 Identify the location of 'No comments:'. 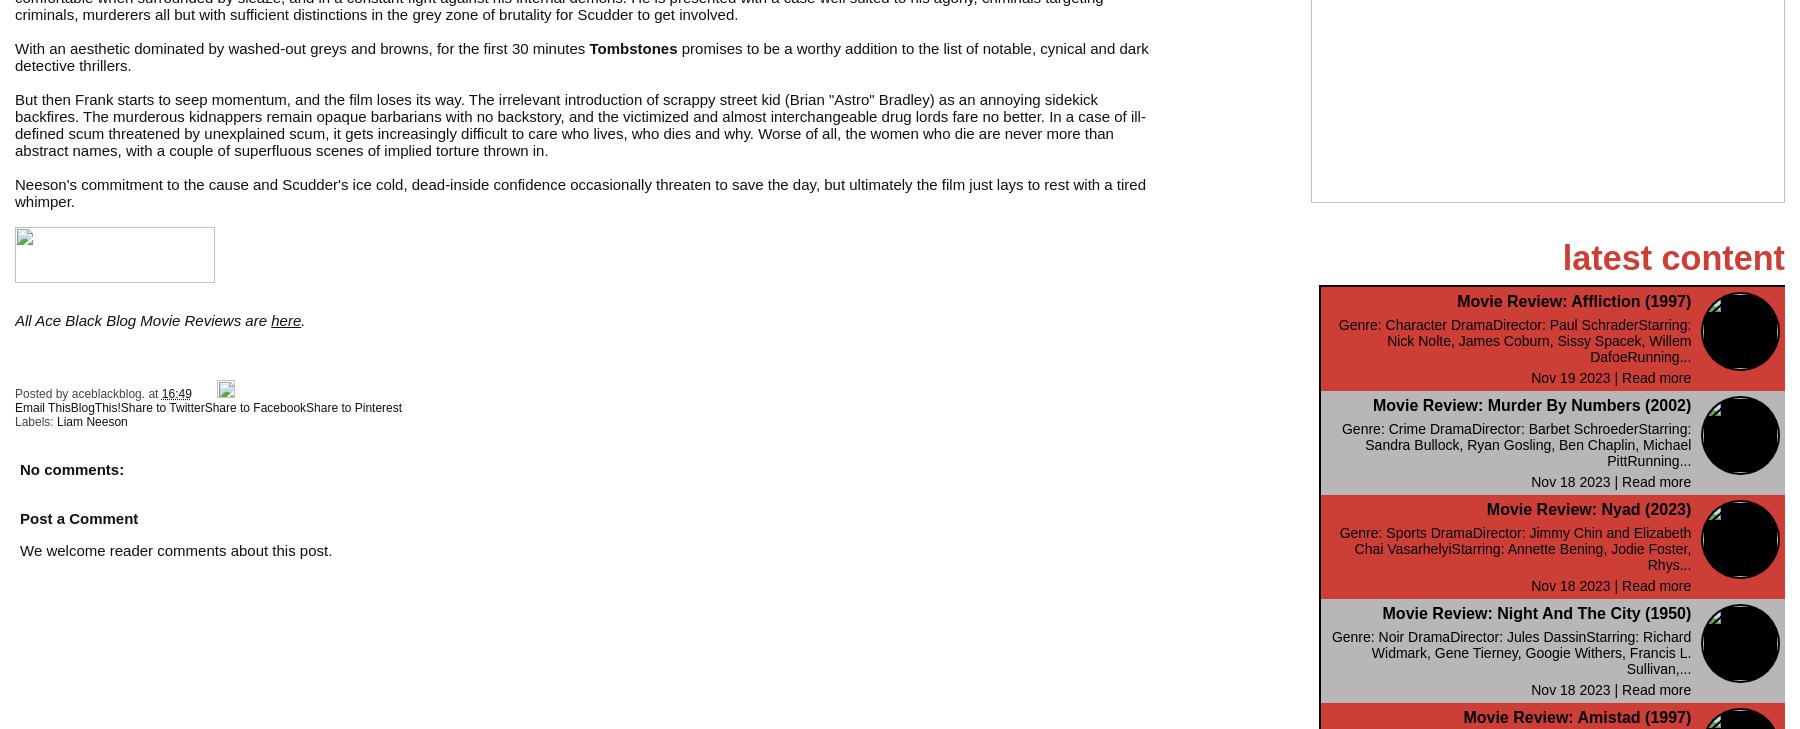
(71, 468).